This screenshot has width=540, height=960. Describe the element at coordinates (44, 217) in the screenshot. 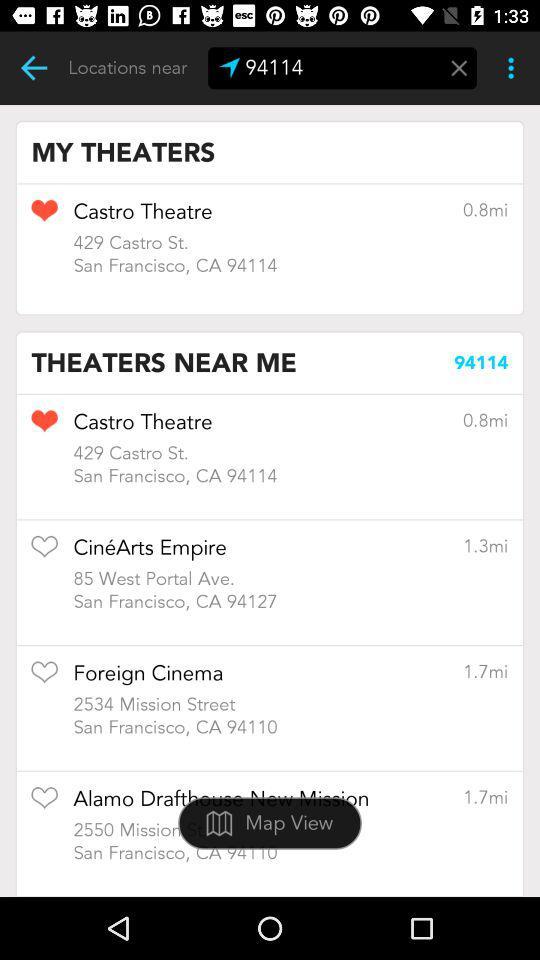

I see `heart symbol` at that location.